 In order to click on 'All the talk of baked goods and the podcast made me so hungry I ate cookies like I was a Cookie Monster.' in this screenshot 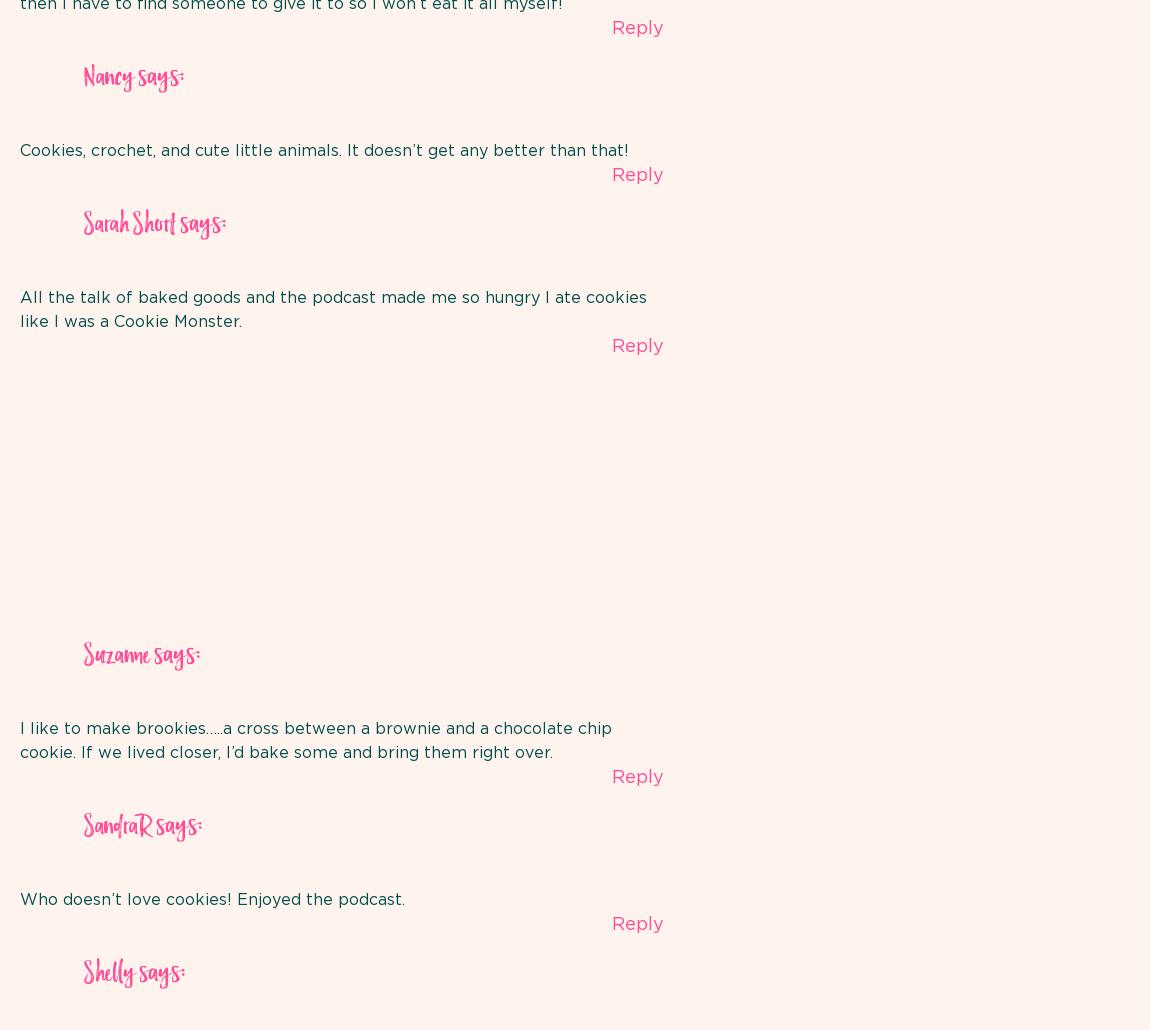, I will do `click(333, 308)`.